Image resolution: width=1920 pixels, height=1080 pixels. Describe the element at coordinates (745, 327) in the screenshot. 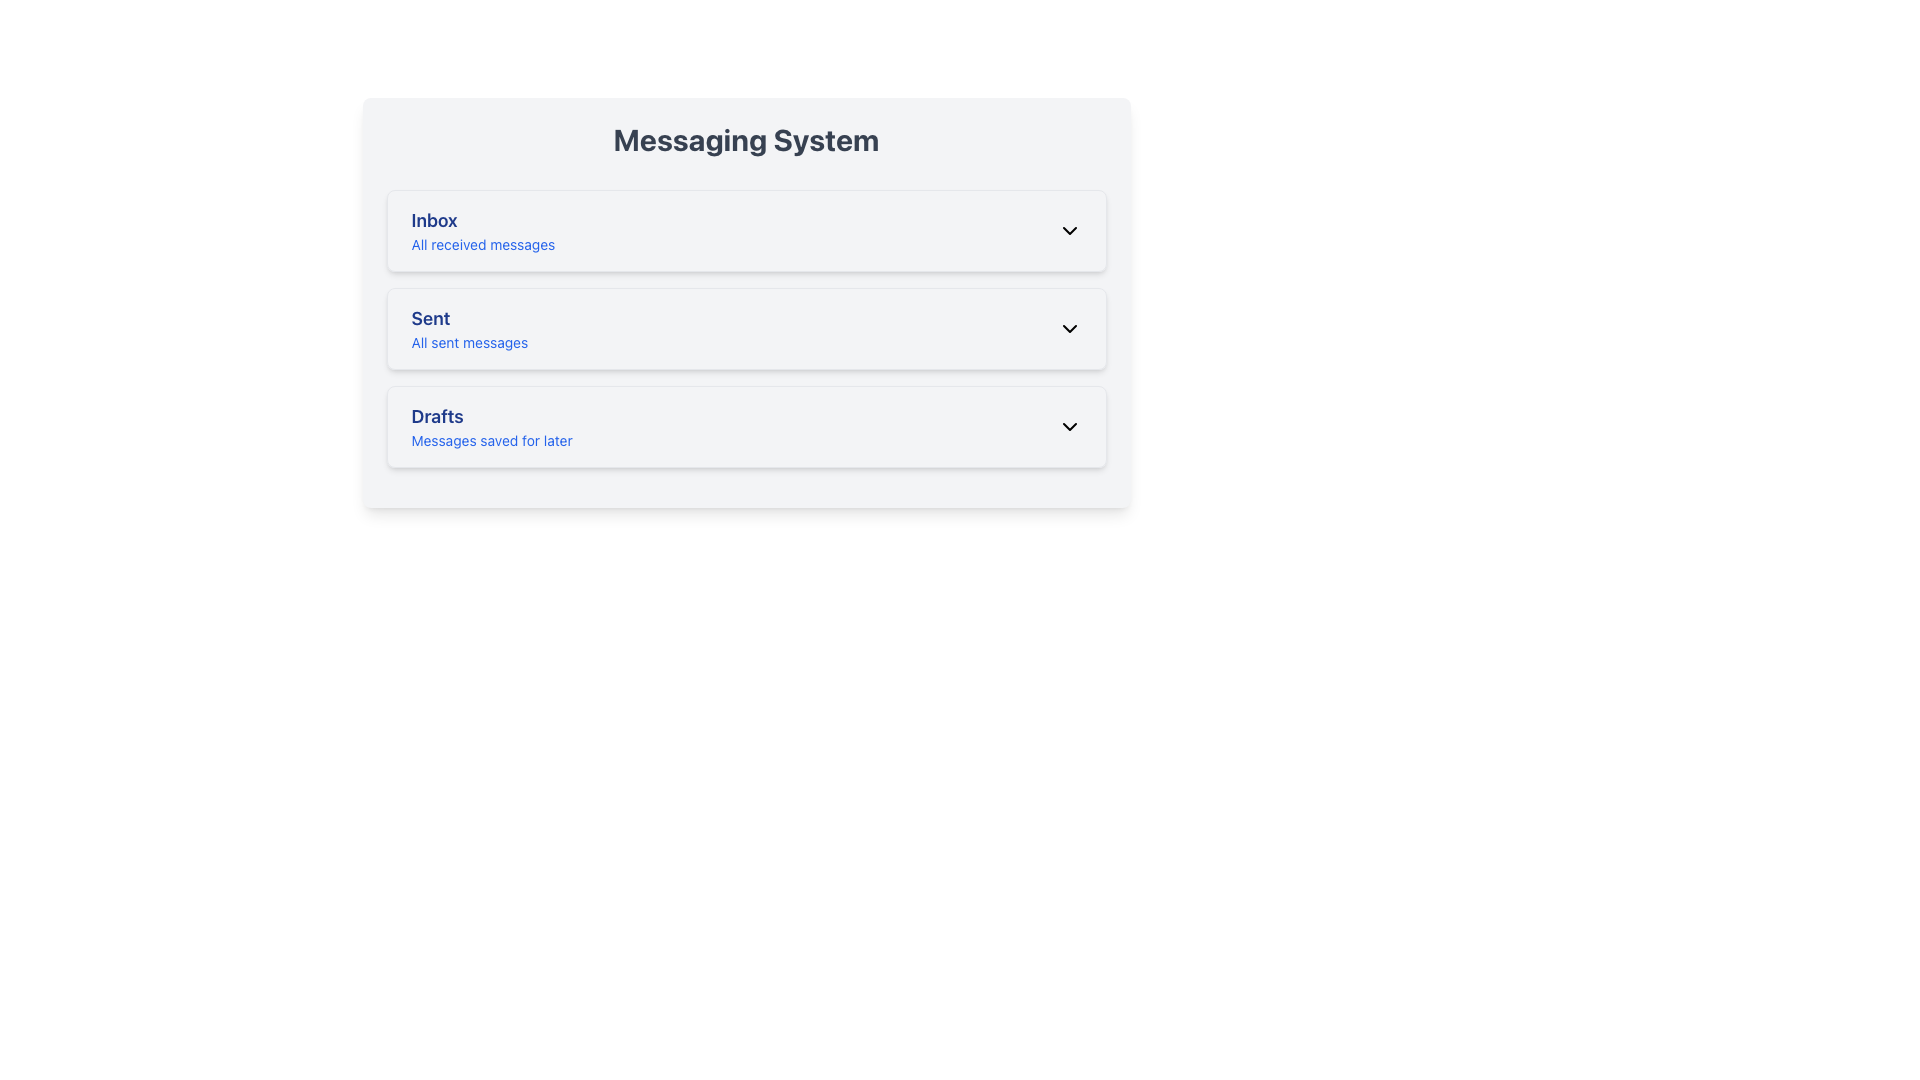

I see `the 'Sent' section of the Messaging System` at that location.